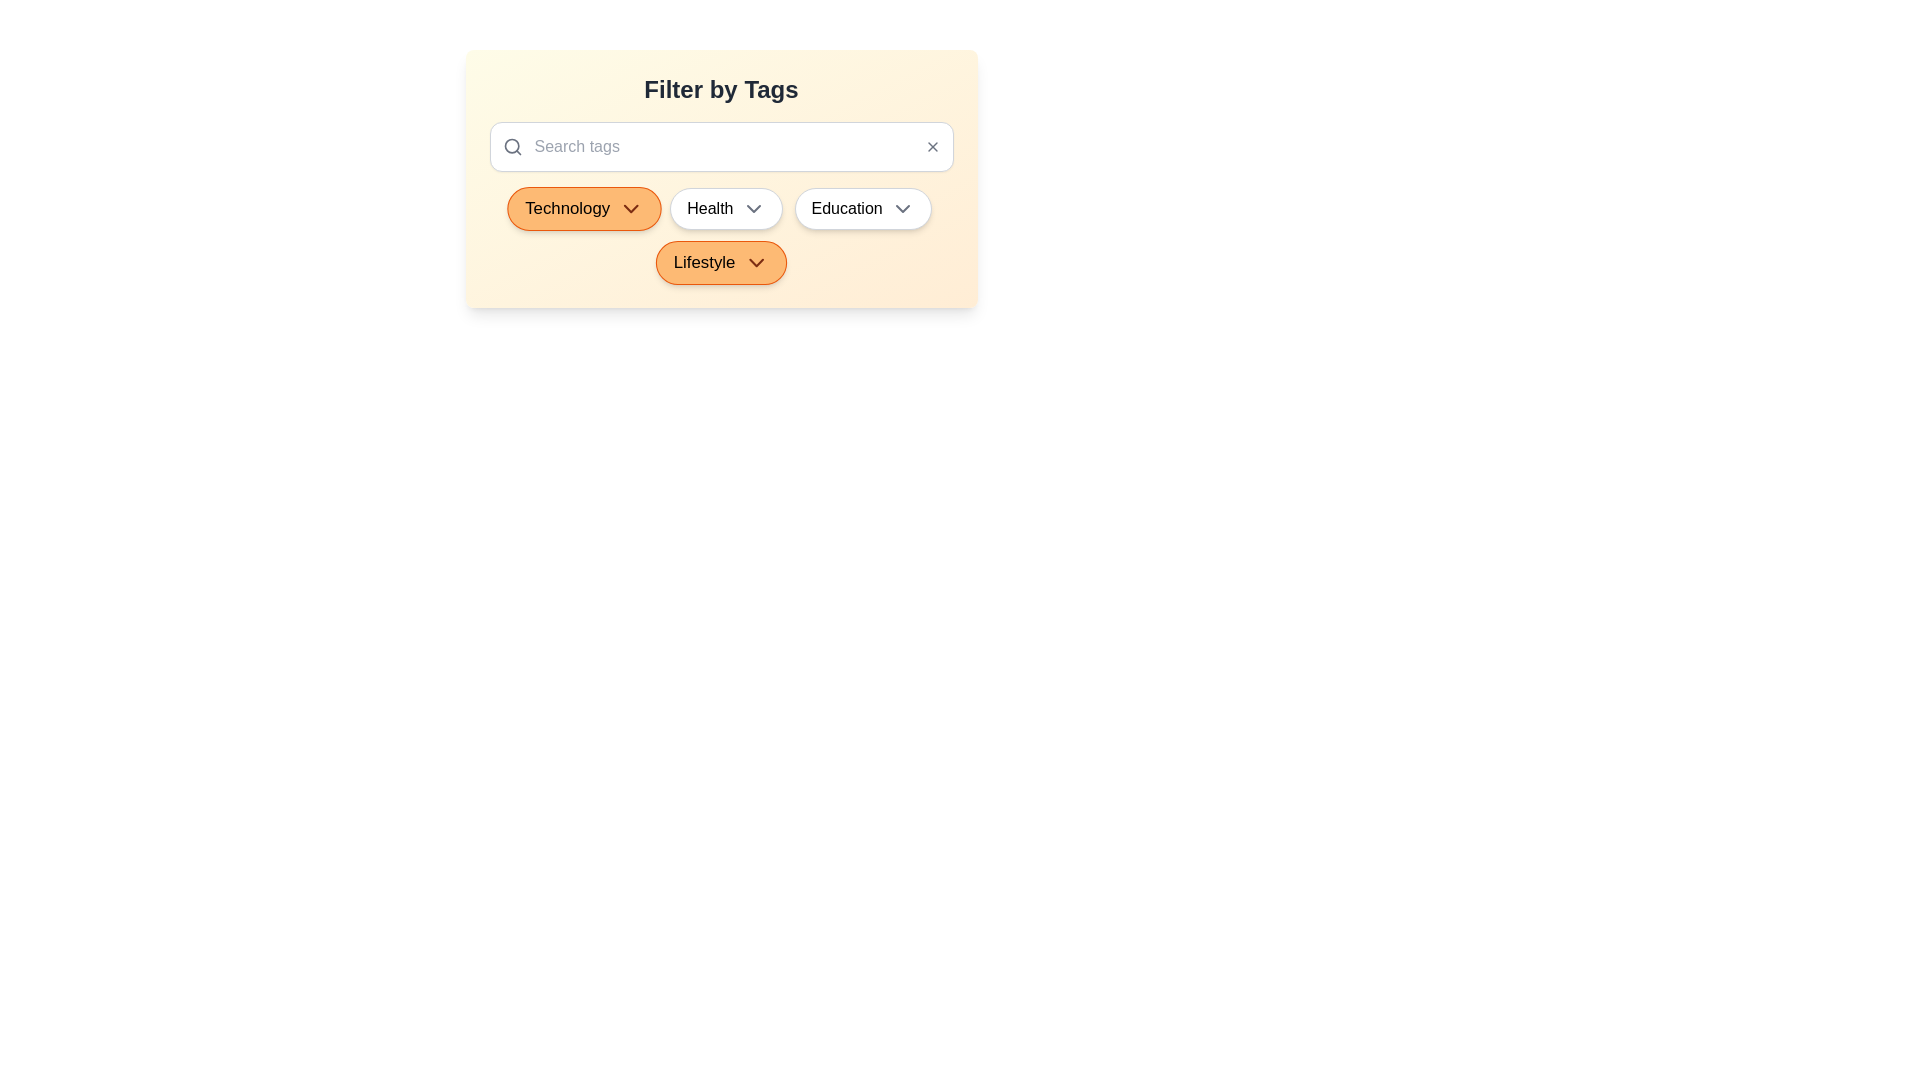  Describe the element at coordinates (931, 145) in the screenshot. I see `the clear icon to clear the search input field` at that location.